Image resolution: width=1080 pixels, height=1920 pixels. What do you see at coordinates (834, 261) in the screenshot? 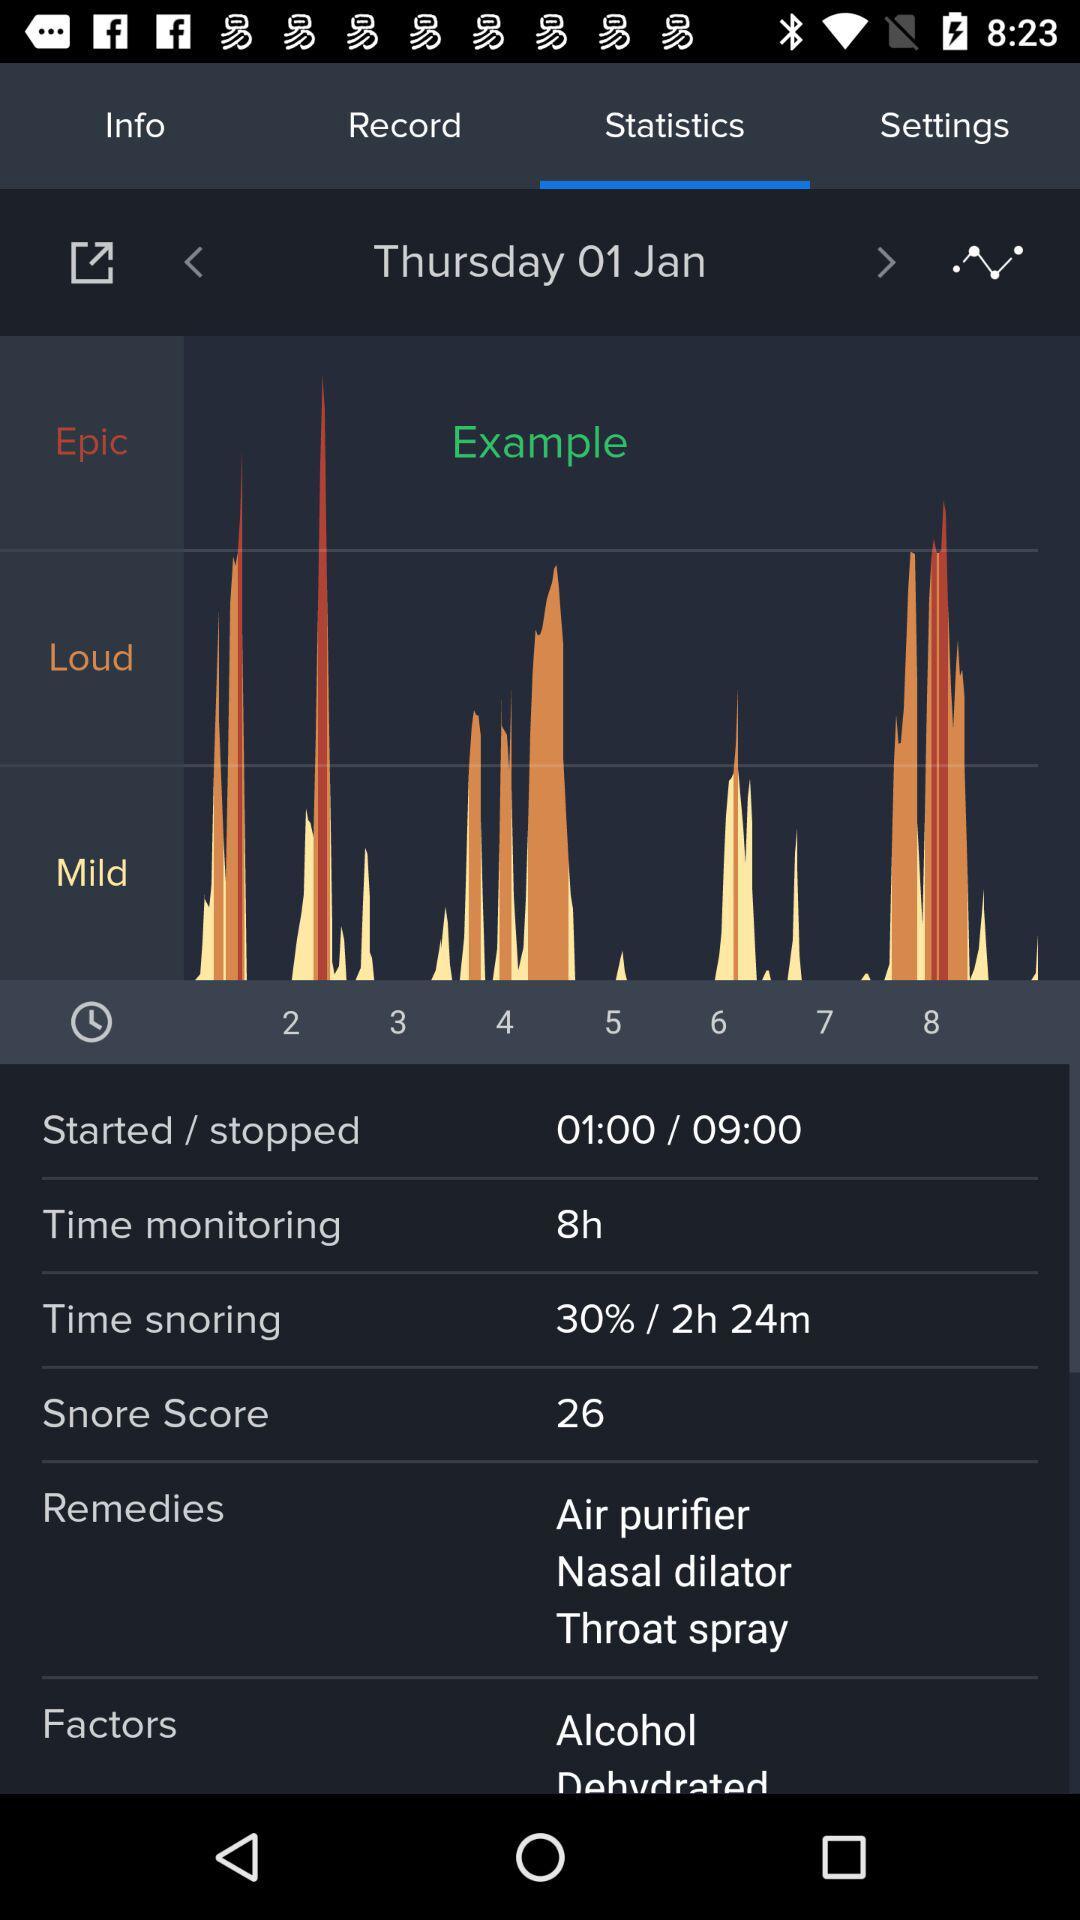
I see `move forward` at bounding box center [834, 261].